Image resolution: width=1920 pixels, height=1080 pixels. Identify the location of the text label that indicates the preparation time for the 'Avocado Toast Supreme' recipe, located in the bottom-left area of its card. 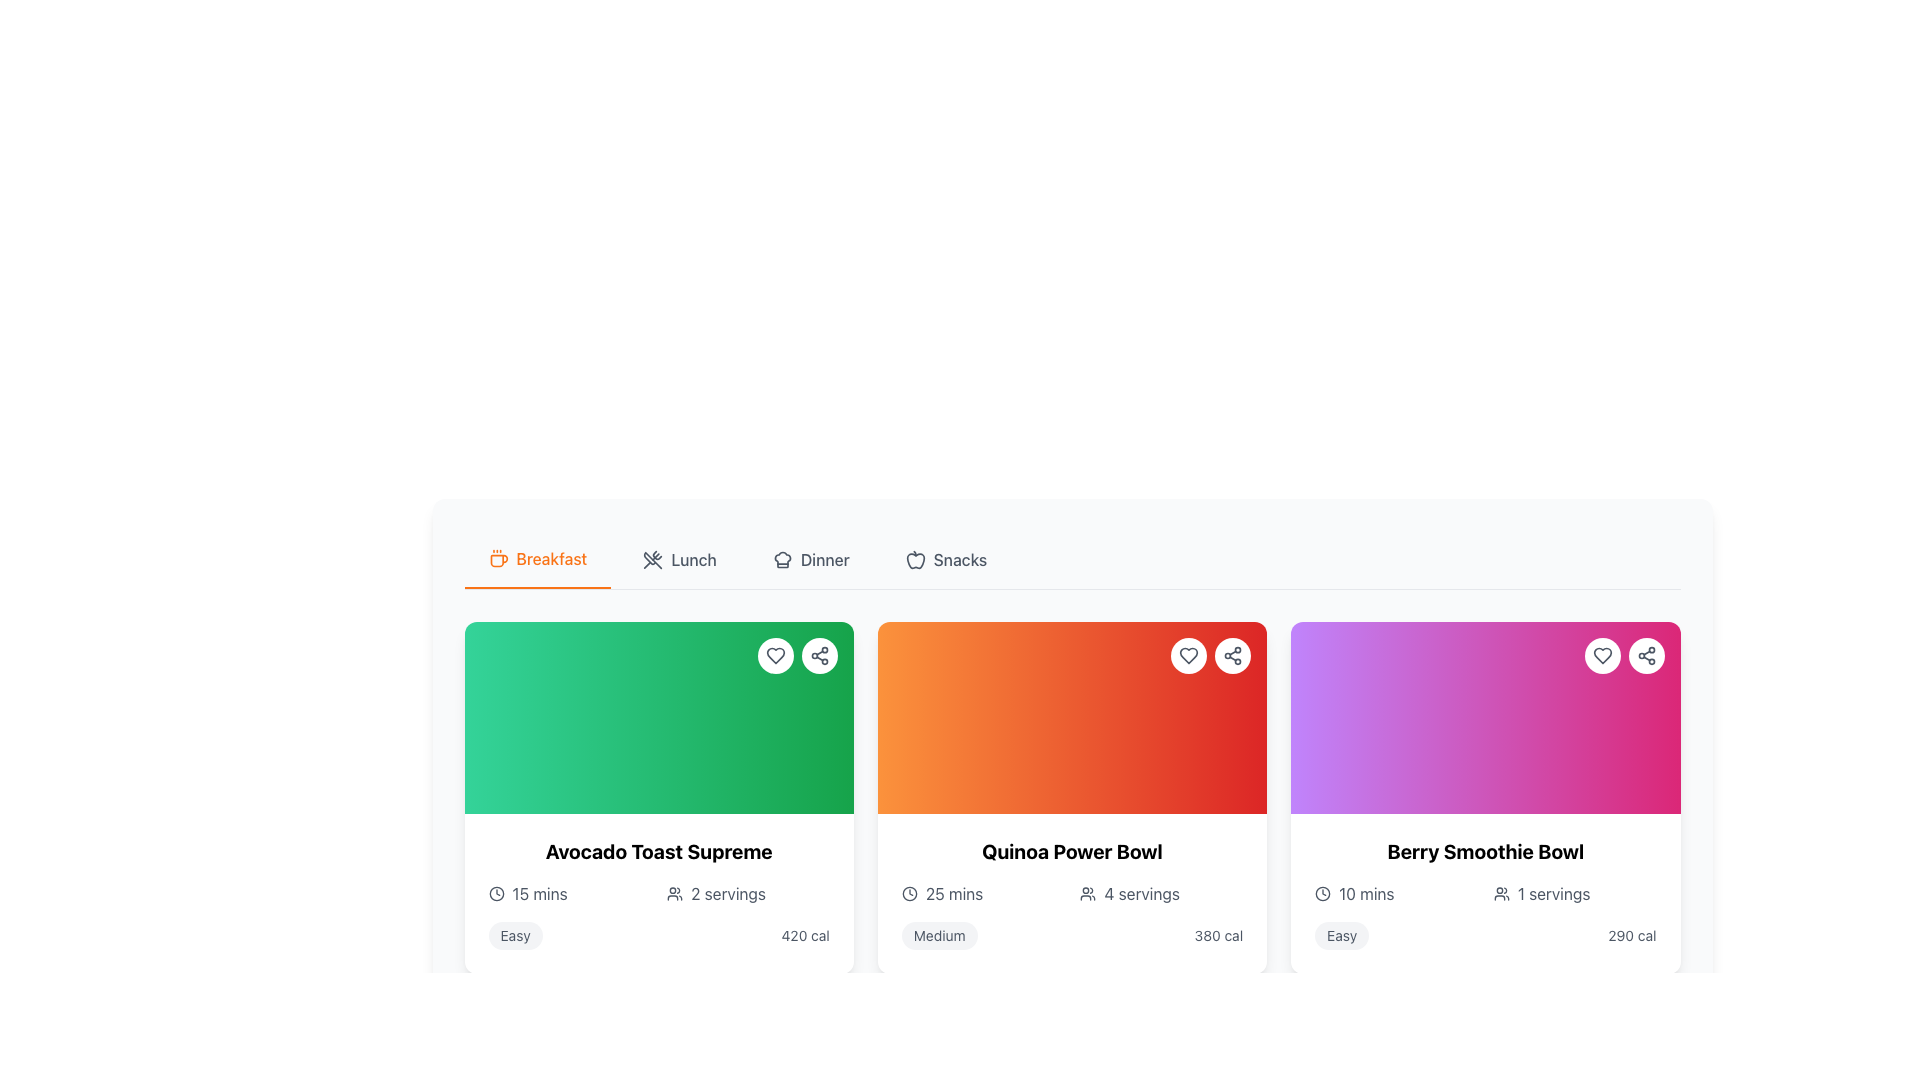
(540, 893).